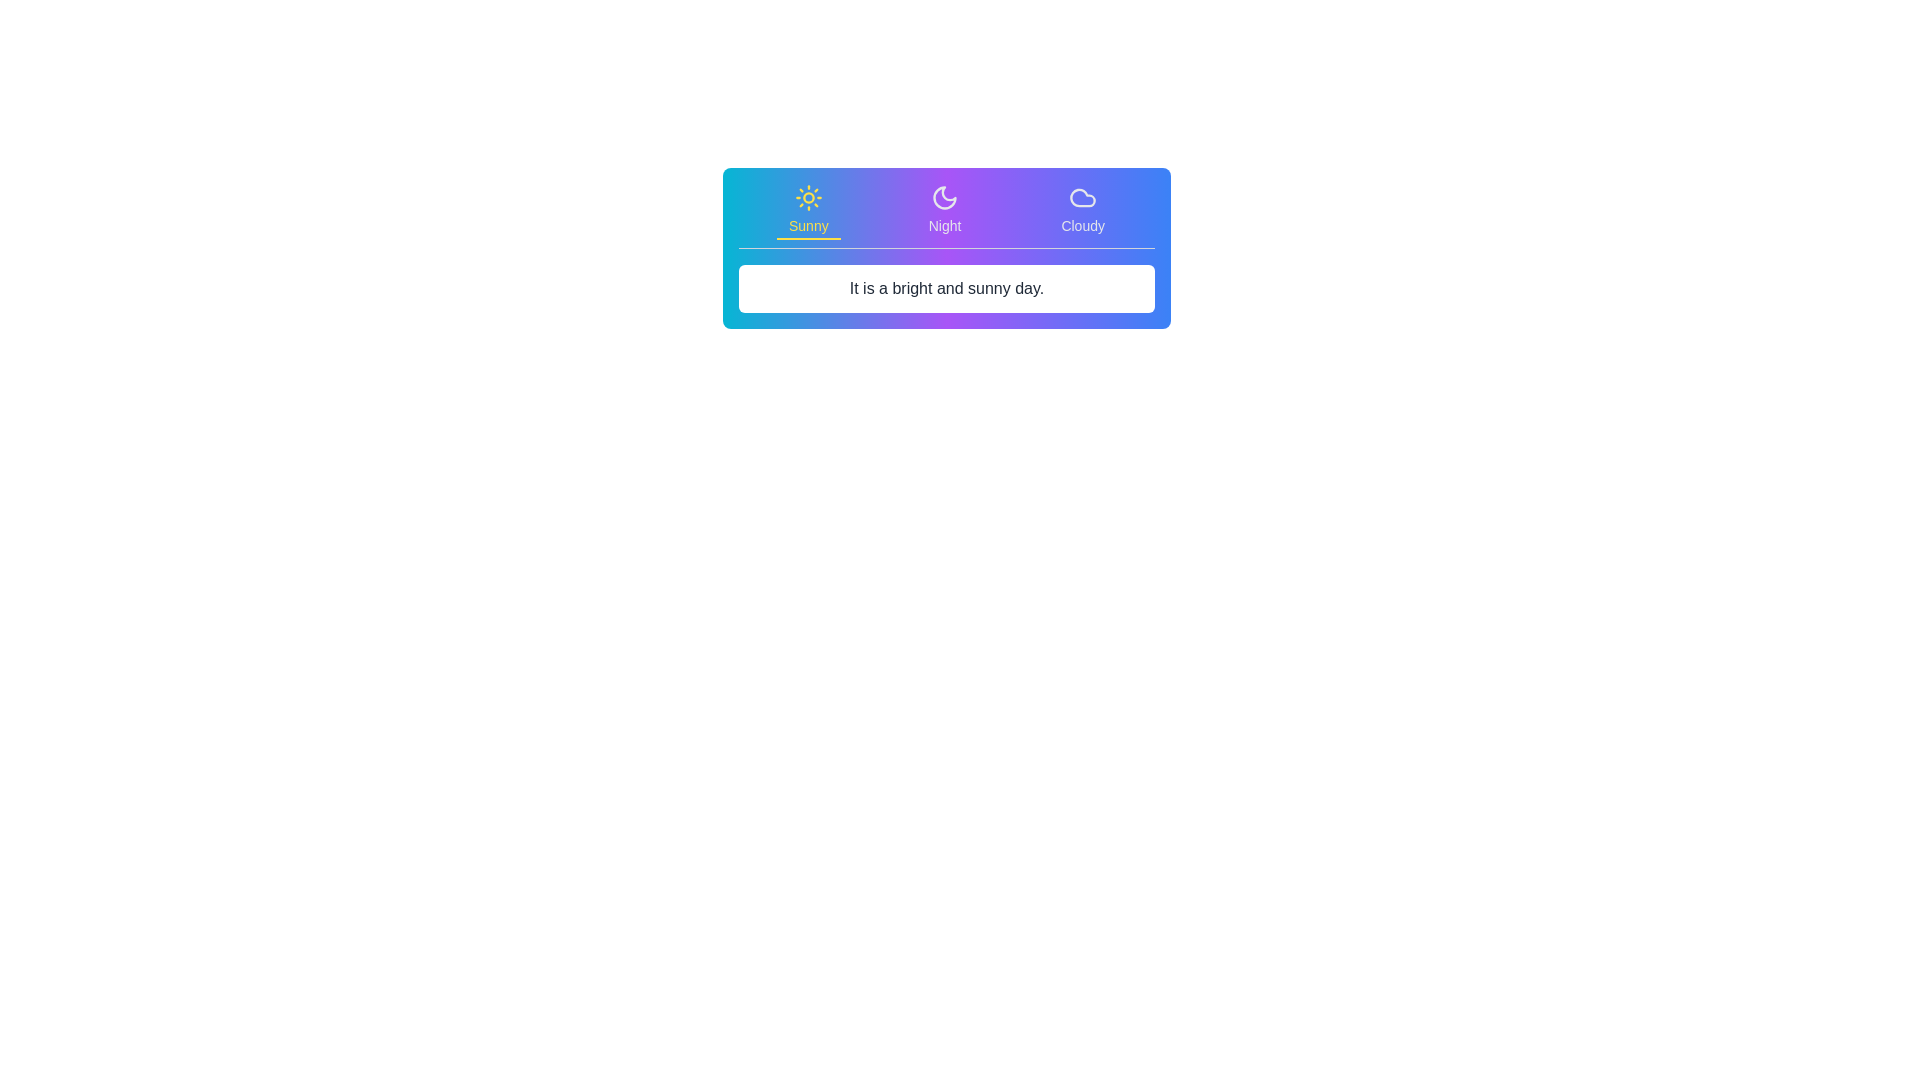  Describe the element at coordinates (808, 225) in the screenshot. I see `the static text label indicating sunny weather condition, which is located beneath the sun icon and above a separator line` at that location.